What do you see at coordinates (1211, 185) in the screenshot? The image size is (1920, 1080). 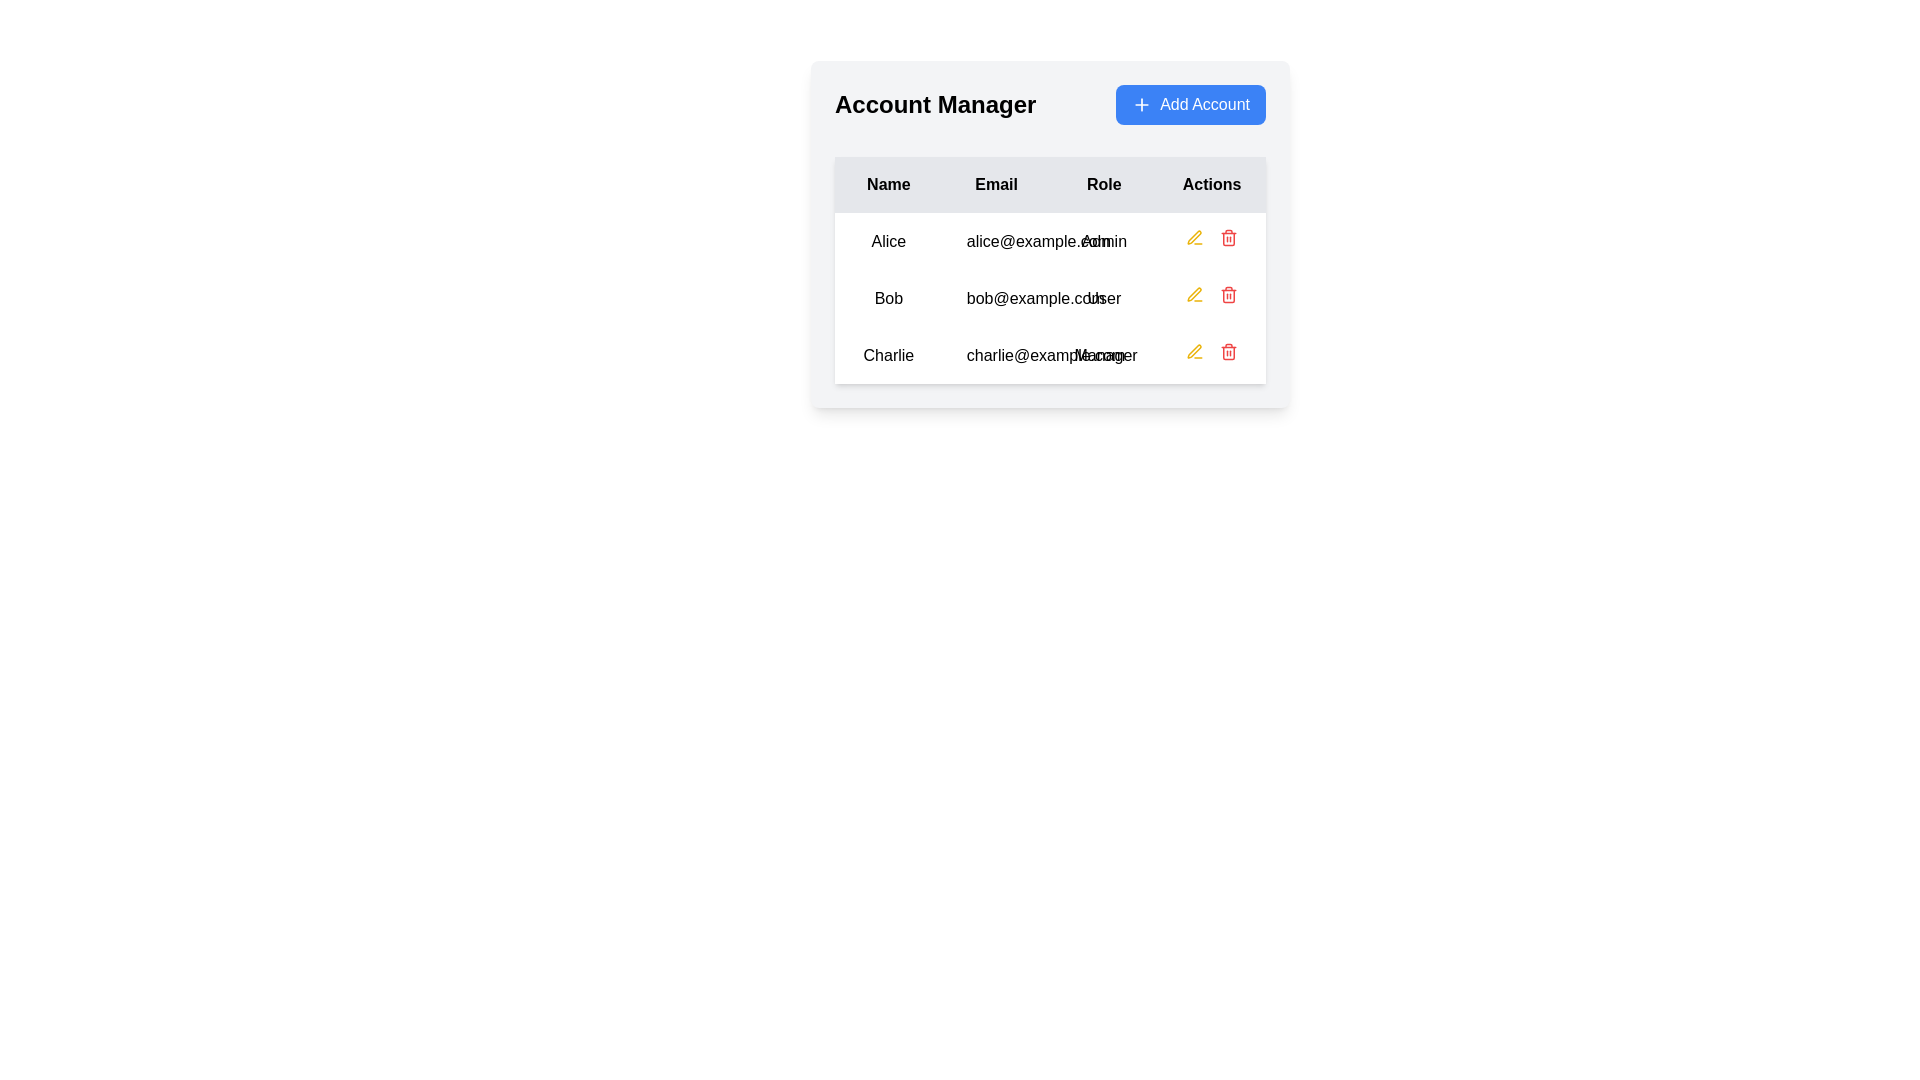 I see `the 'Actions' column header text label, which is the fourth header in a row of headers ('Name', 'Email', 'Role', 'Actions') and is displayed in bold black font on a light gray background` at bounding box center [1211, 185].